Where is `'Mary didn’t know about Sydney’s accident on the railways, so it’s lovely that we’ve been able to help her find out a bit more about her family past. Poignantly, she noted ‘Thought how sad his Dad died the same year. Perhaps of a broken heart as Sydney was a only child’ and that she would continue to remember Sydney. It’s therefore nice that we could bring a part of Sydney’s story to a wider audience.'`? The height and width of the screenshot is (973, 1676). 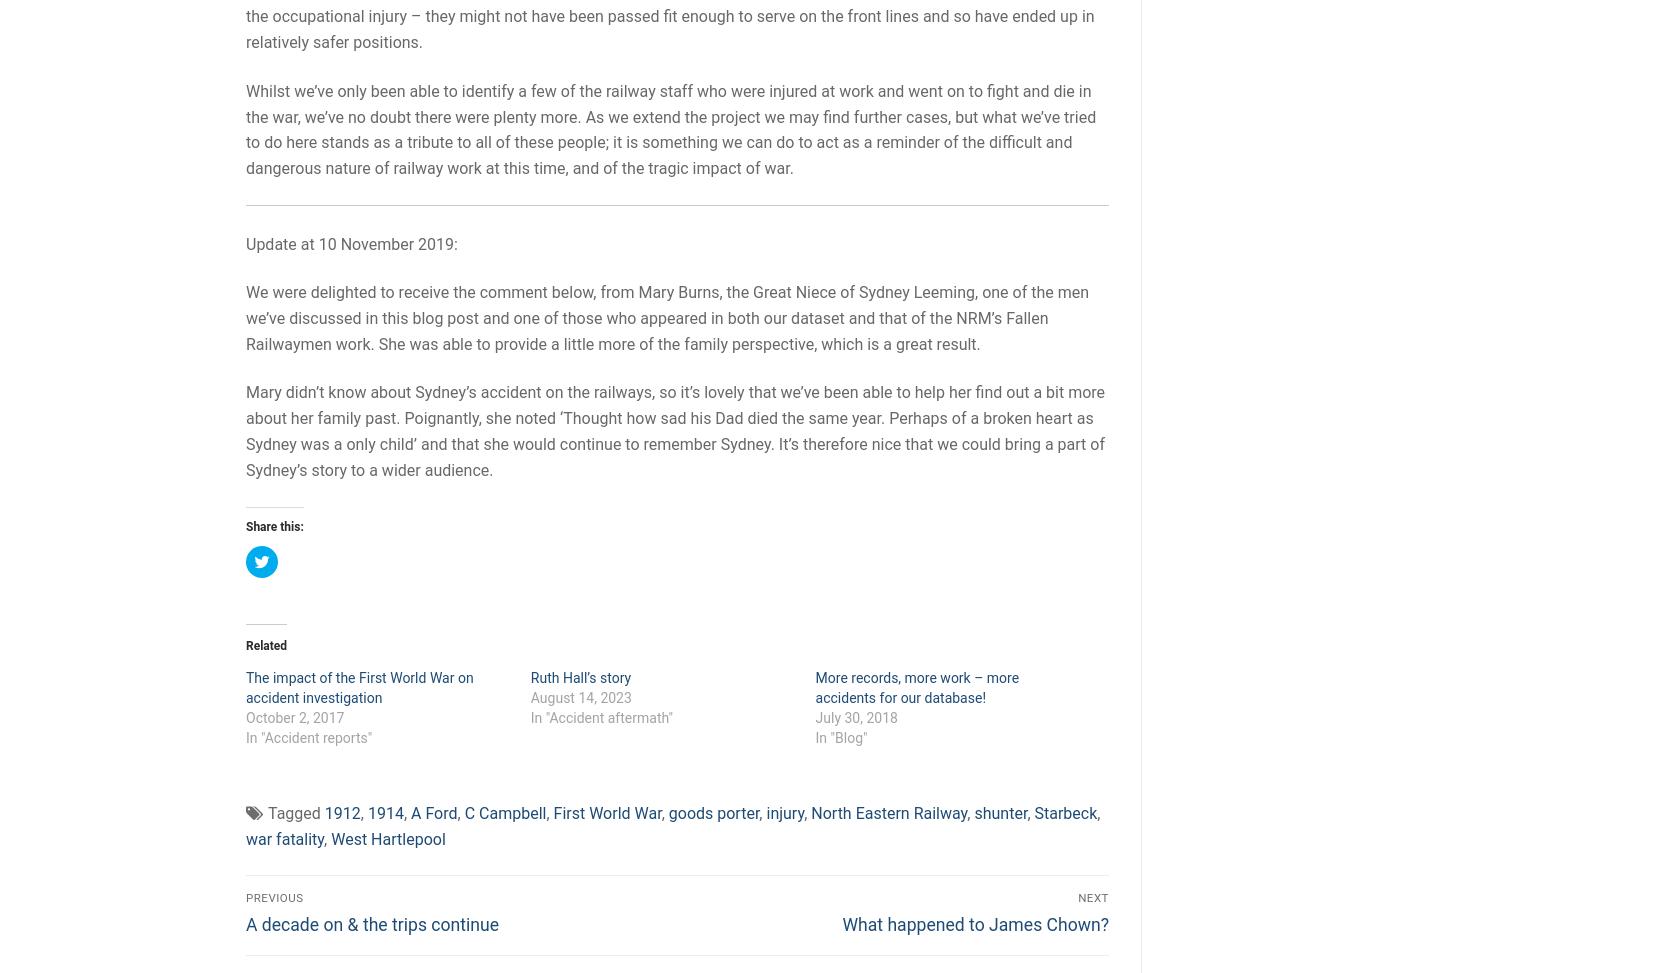 'Mary didn’t know about Sydney’s accident on the railways, so it’s lovely that we’ve been able to help her find out a bit more about her family past. Poignantly, she noted ‘Thought how sad his Dad died the same year. Perhaps of a broken heart as Sydney was a only child’ and that she would continue to remember Sydney. It’s therefore nice that we could bring a part of Sydney’s story to a wider audience.' is located at coordinates (674, 431).